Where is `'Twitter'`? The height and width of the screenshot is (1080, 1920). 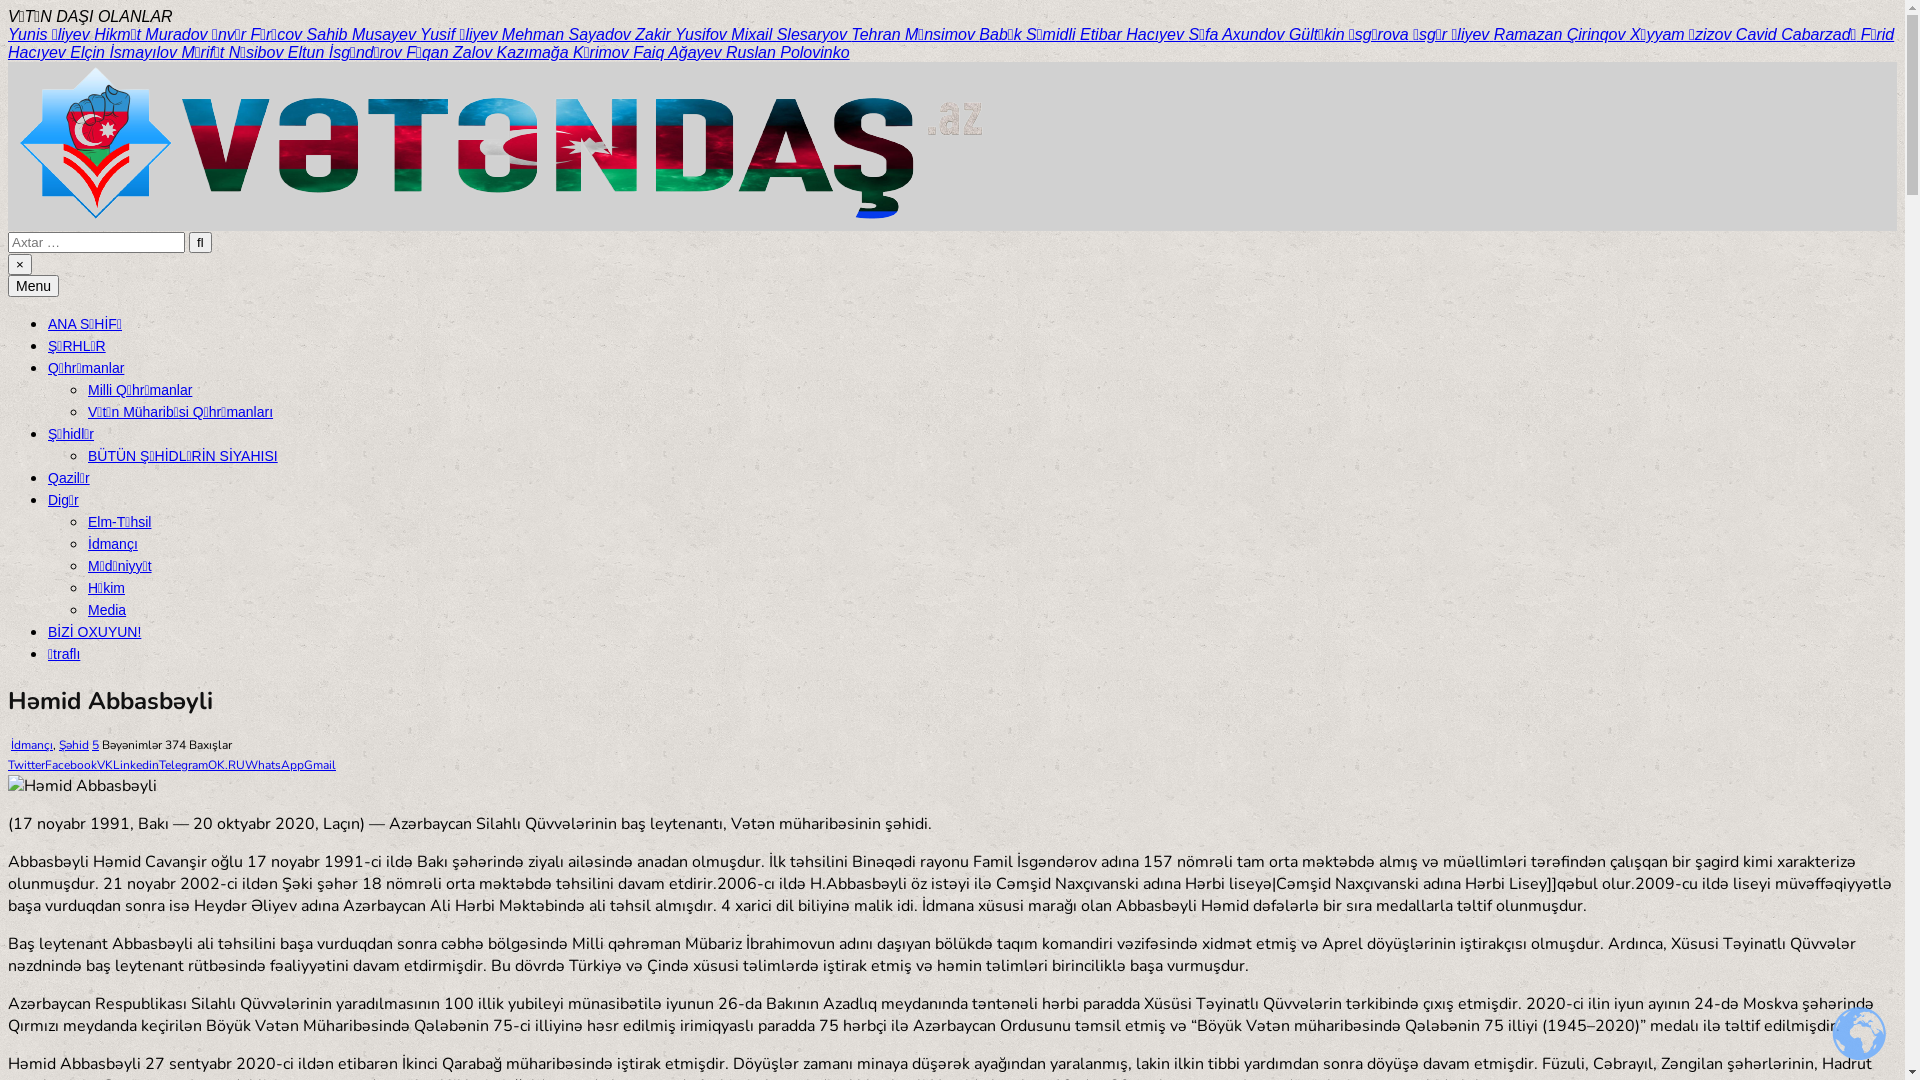
'Twitter' is located at coordinates (26, 764).